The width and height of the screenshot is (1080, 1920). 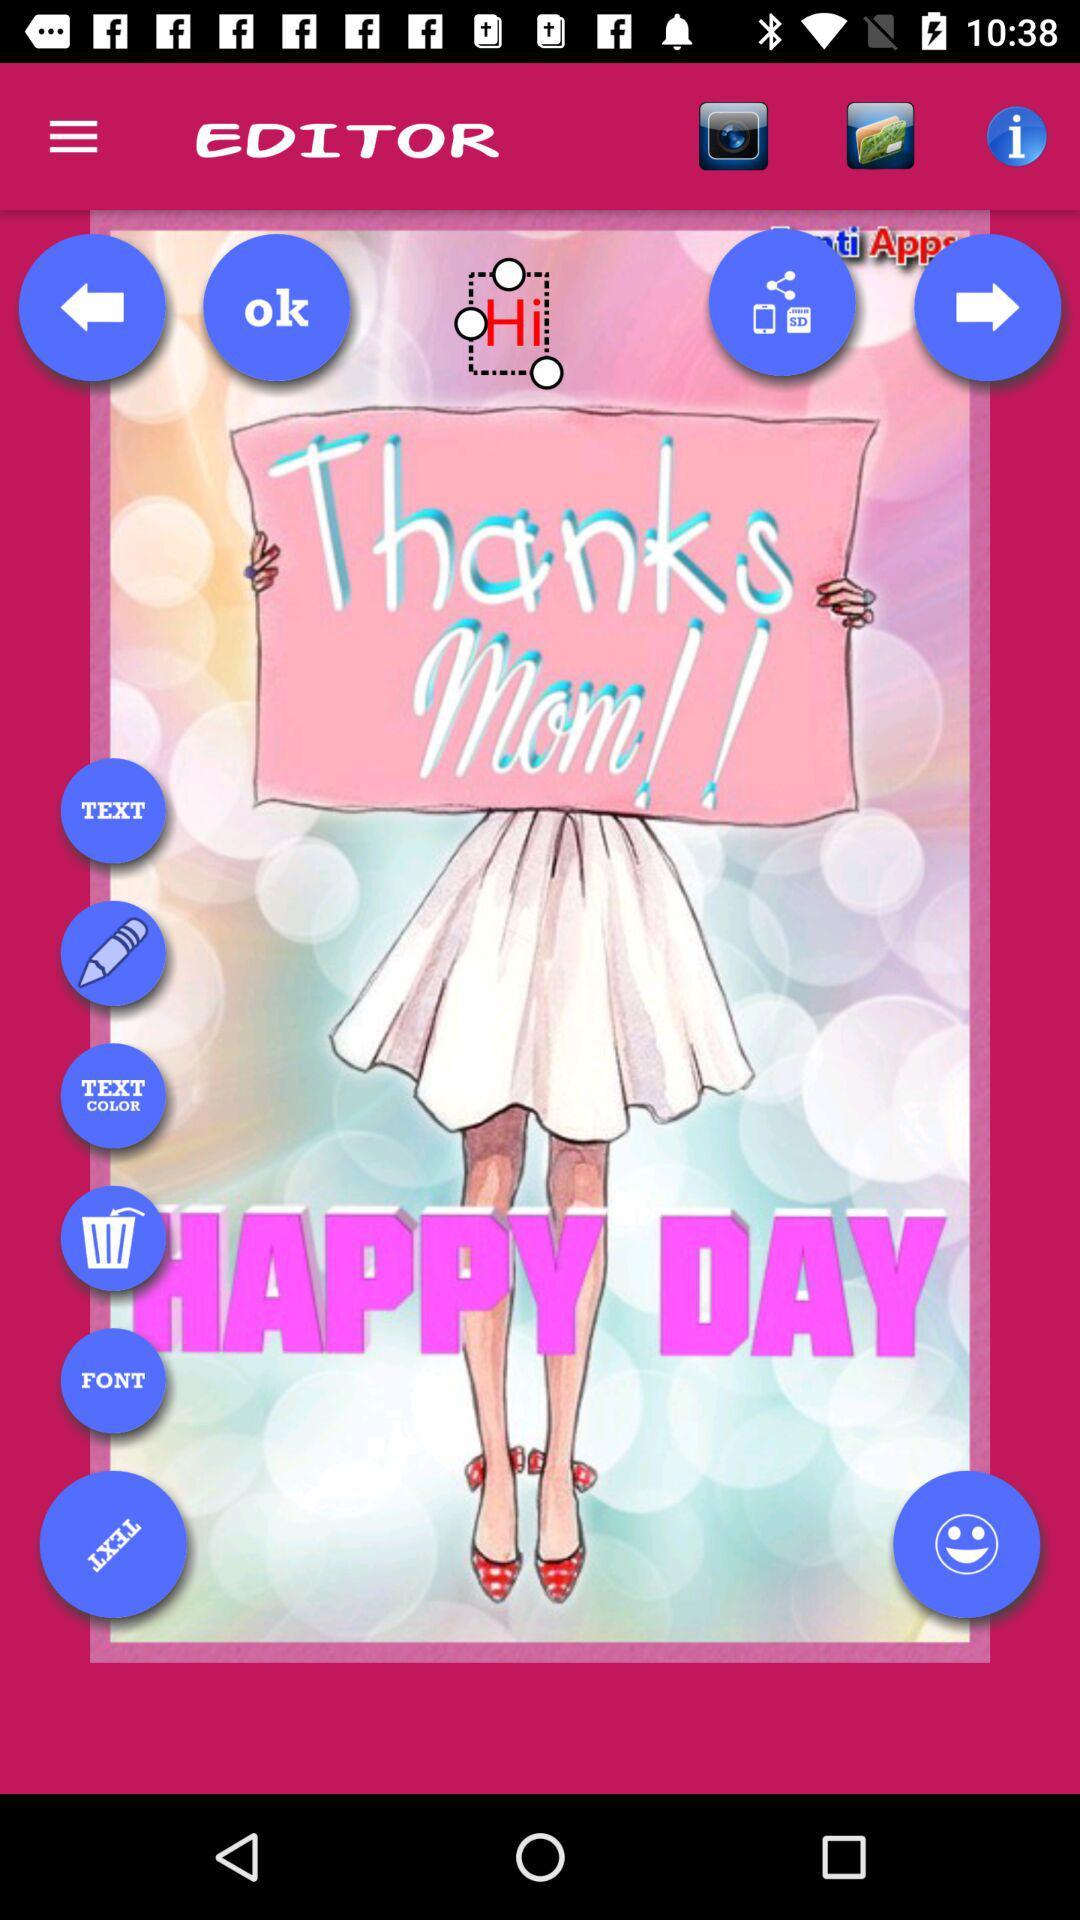 What do you see at coordinates (113, 952) in the screenshot?
I see `the edit icon` at bounding box center [113, 952].